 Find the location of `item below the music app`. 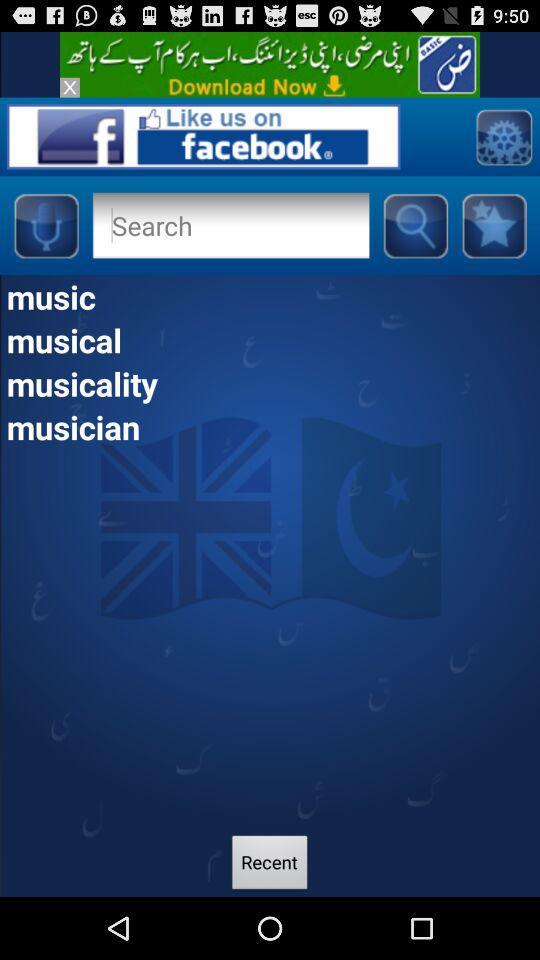

item below the music app is located at coordinates (270, 339).